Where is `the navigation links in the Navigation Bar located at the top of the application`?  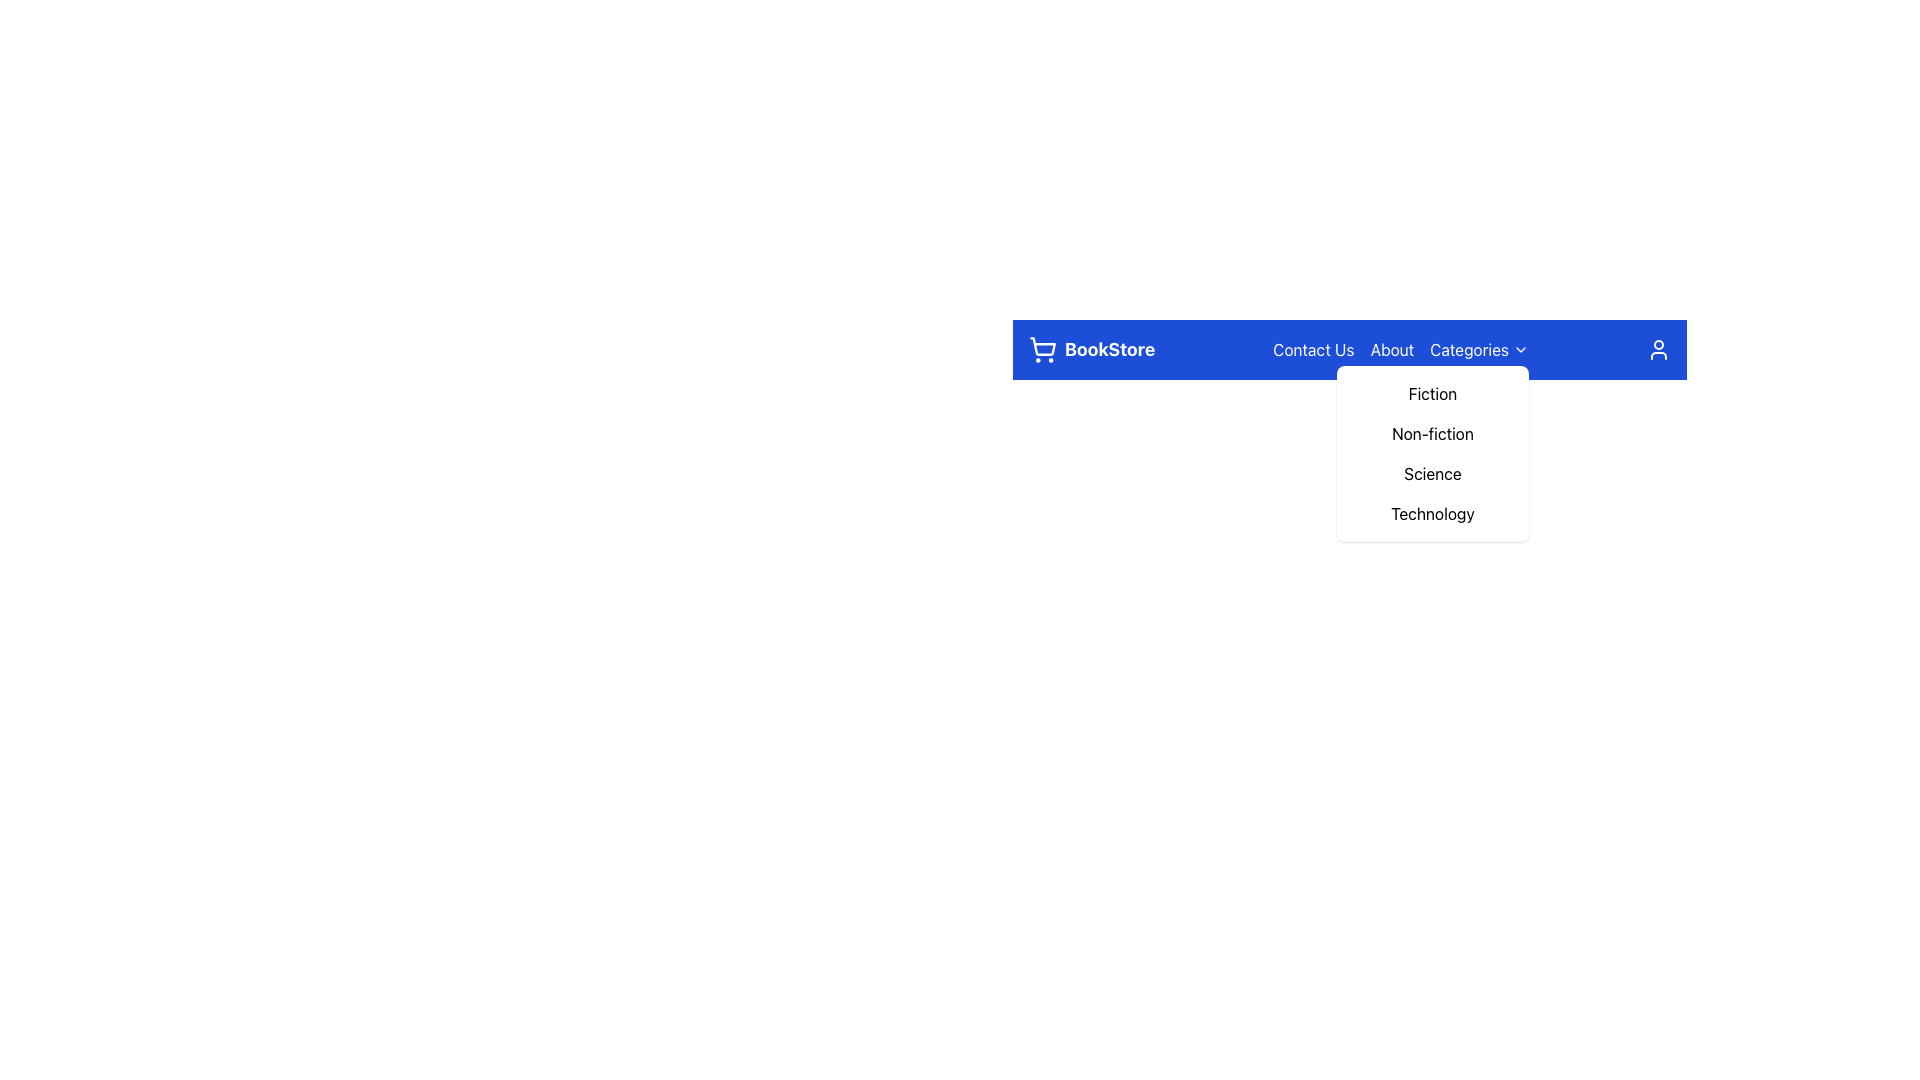
the navigation links in the Navigation Bar located at the top of the application is located at coordinates (1349, 349).